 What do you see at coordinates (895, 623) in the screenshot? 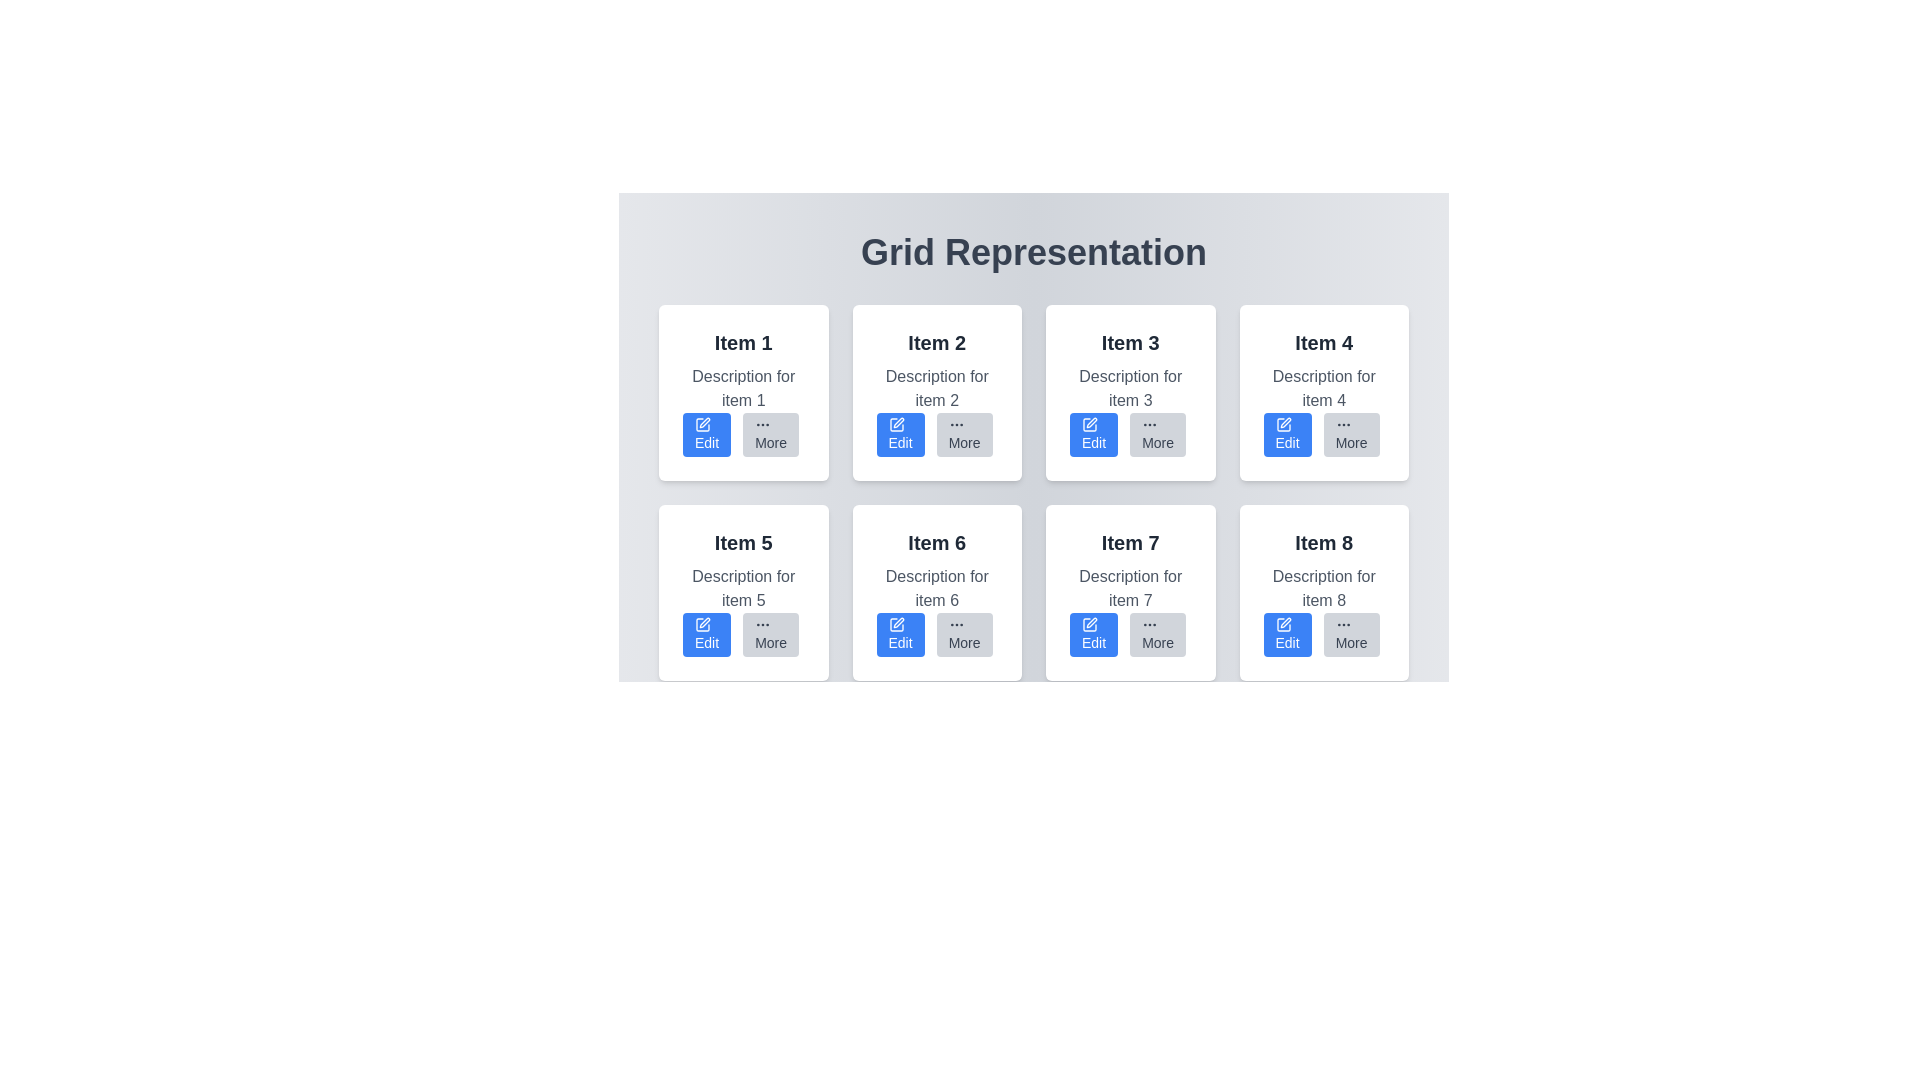
I see `the icon element resembling a box with a stylized pen, which is part of the sixth item in the grid layout associated with the blue 'Edit' button` at bounding box center [895, 623].